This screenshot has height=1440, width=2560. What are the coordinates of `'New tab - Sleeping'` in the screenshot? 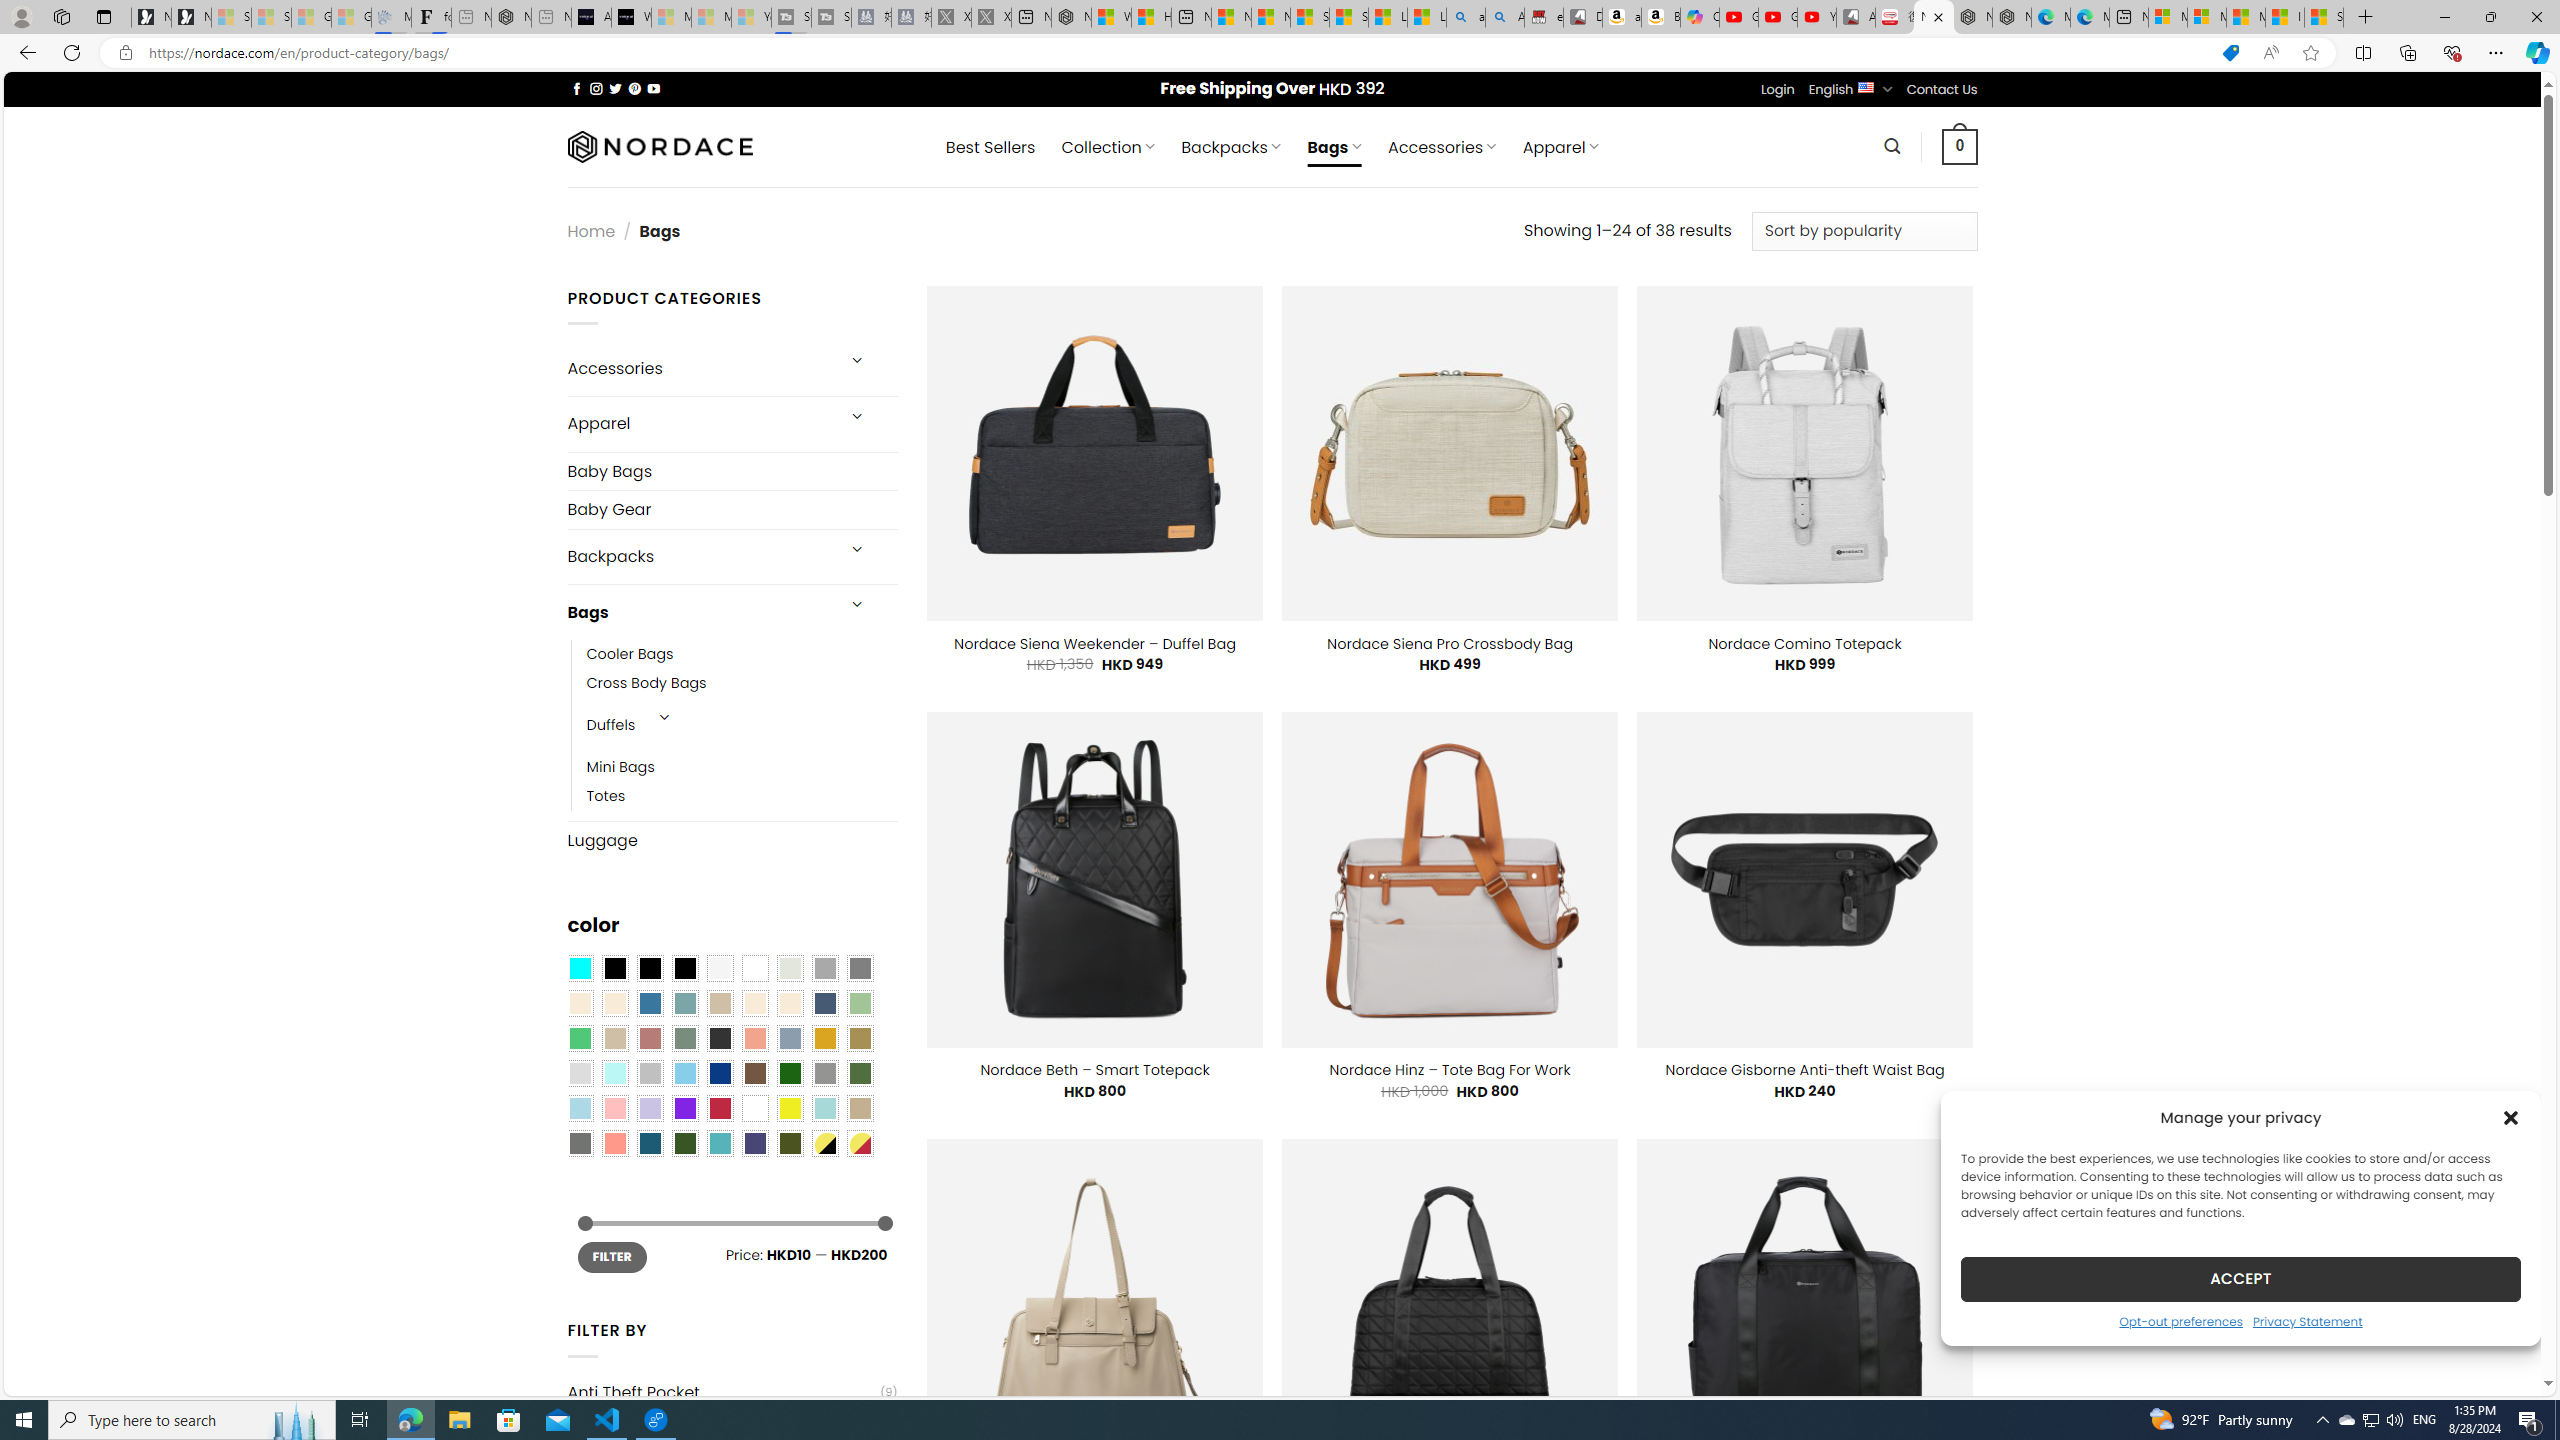 It's located at (550, 16).